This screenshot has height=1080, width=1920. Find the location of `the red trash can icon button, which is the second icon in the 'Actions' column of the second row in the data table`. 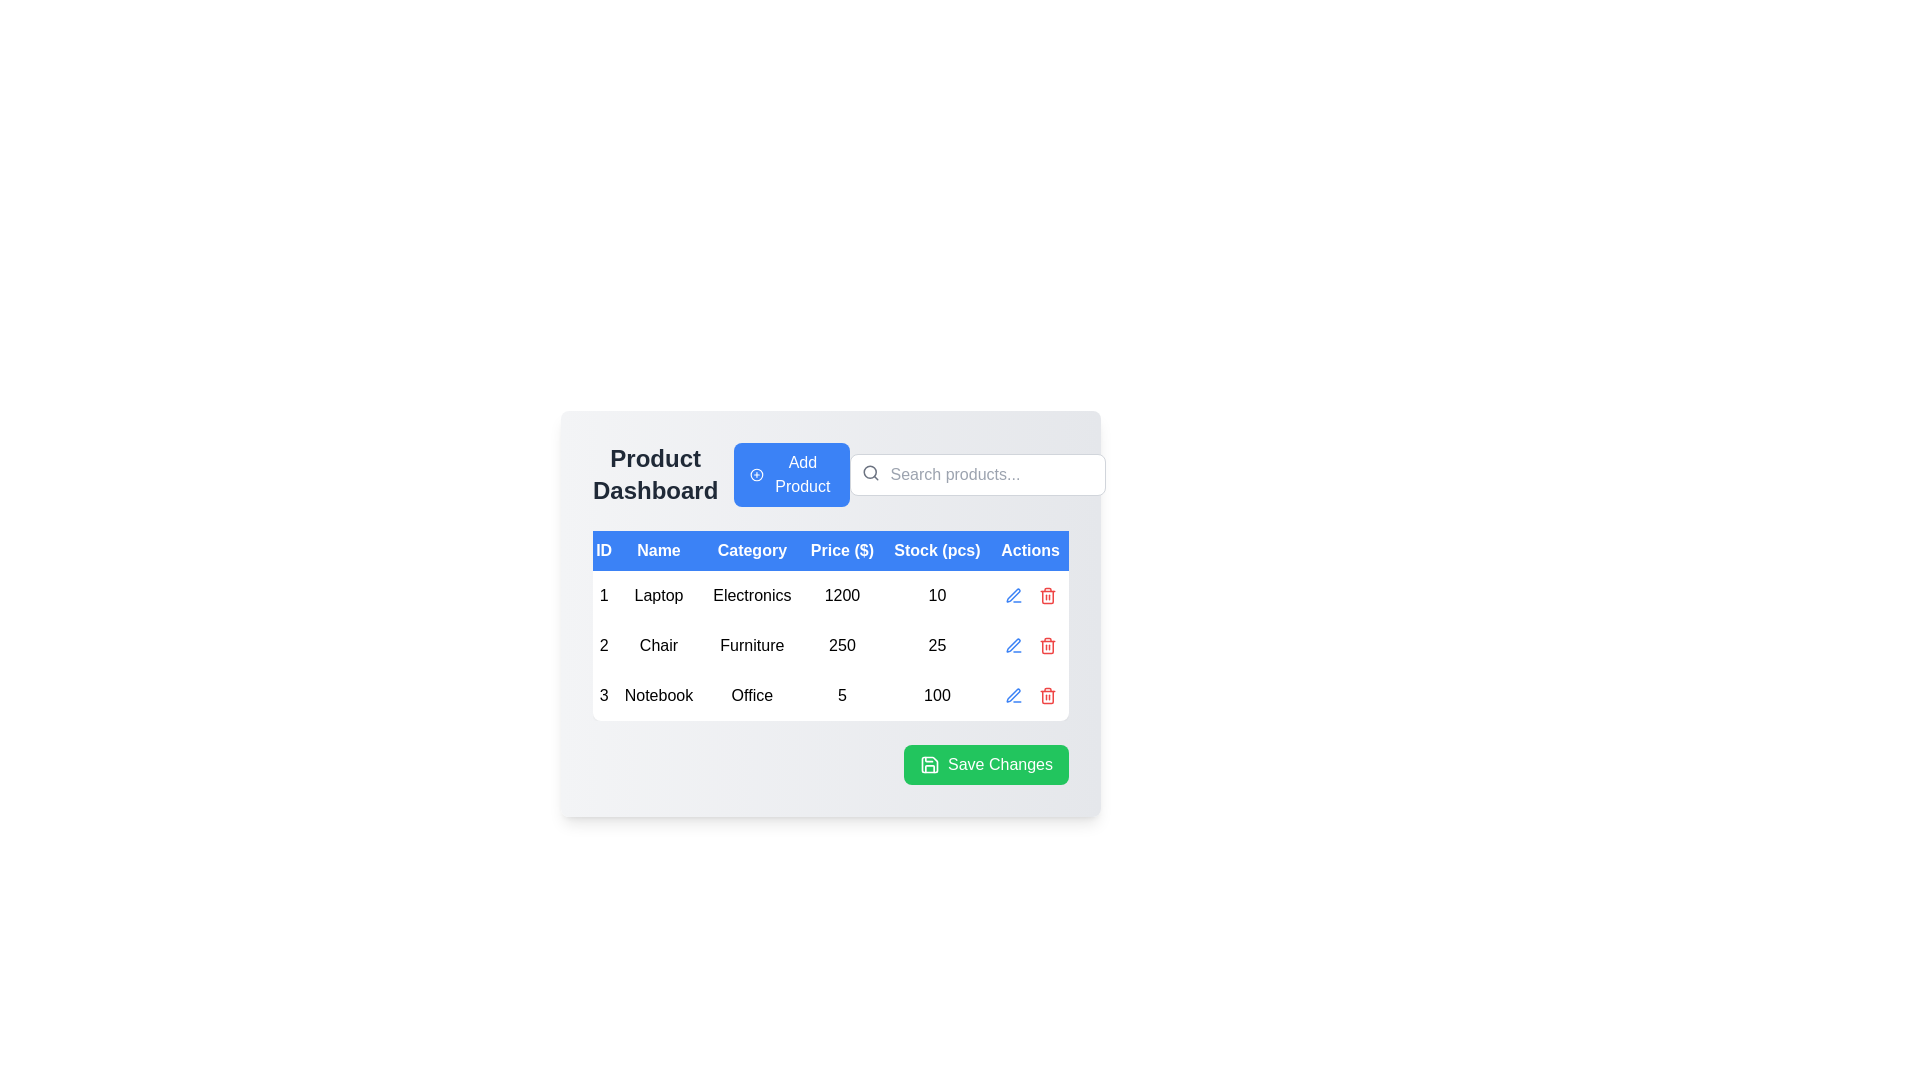

the red trash can icon button, which is the second icon in the 'Actions' column of the second row in the data table is located at coordinates (1046, 645).